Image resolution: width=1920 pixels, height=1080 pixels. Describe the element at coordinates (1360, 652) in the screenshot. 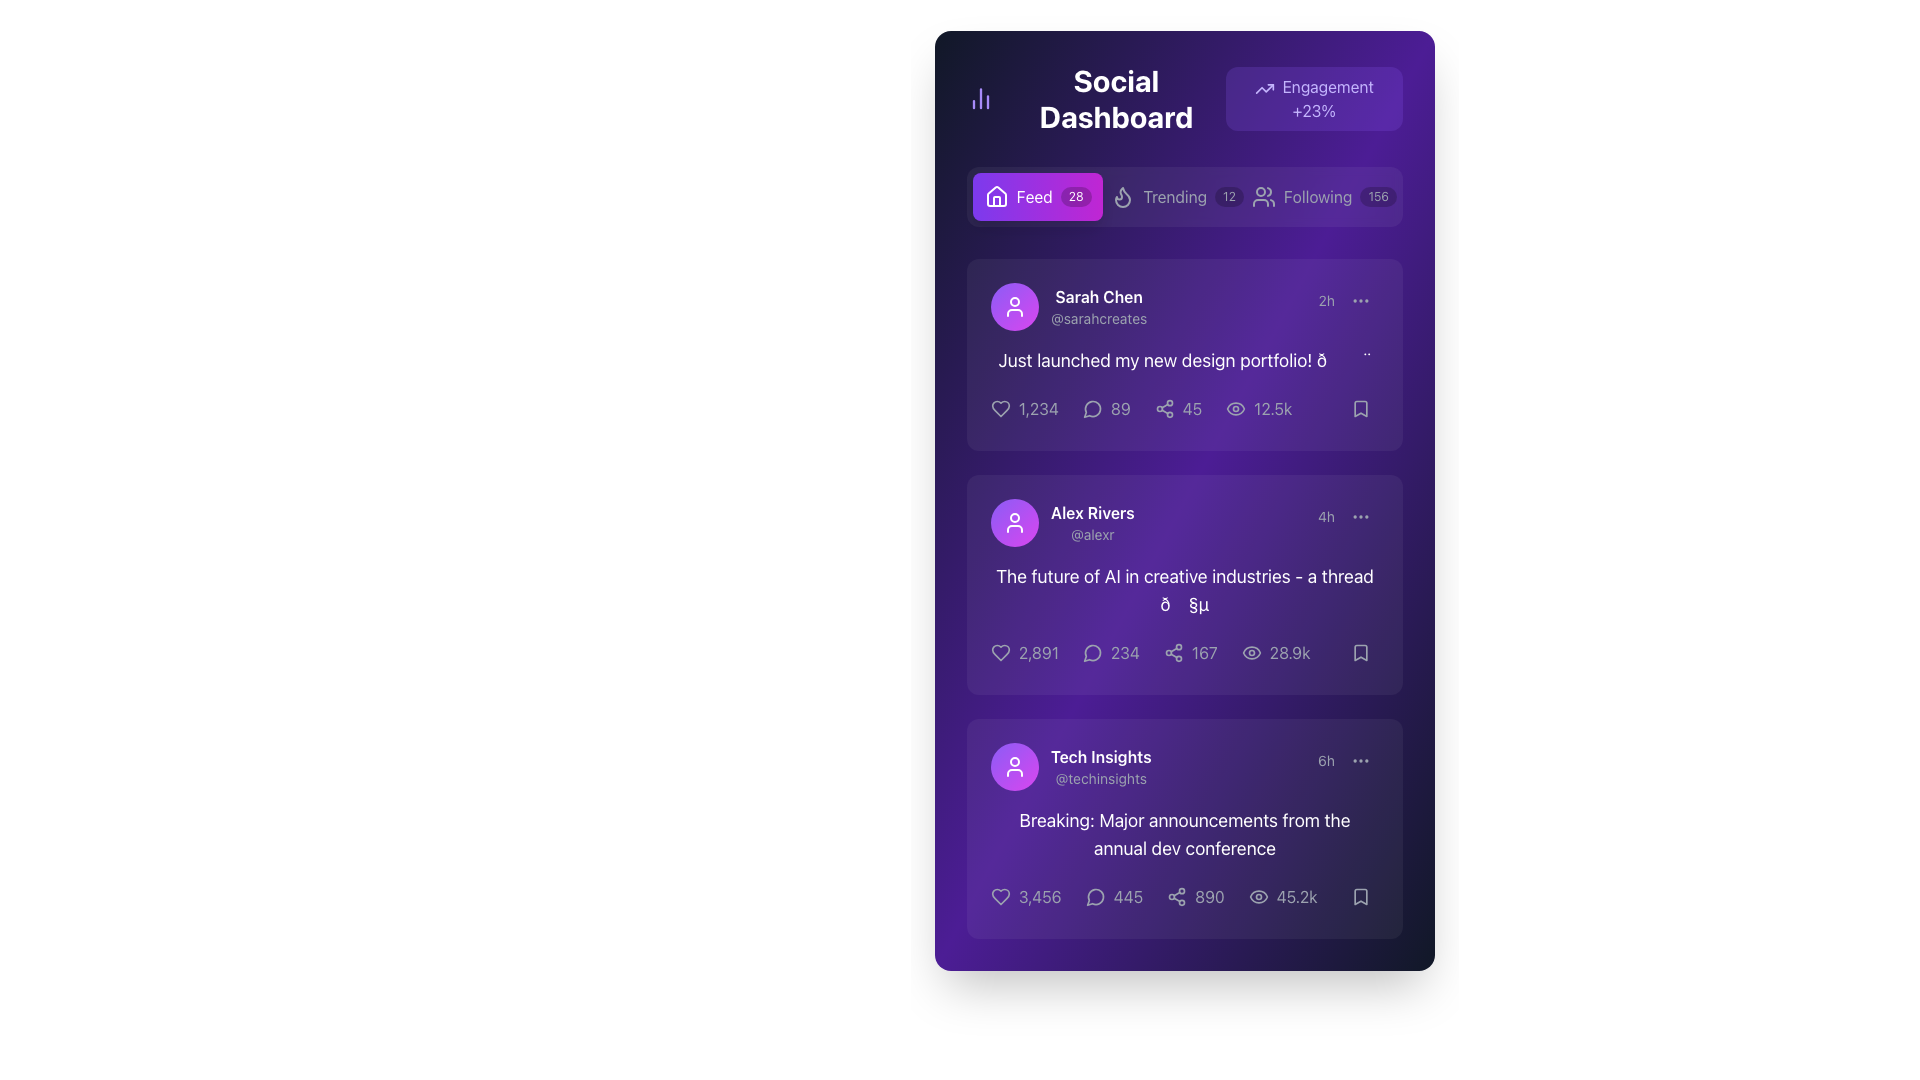

I see `the bookmark icon located in the bottom-right section of the post card titled 'Alex Rivers' to bookmark the post` at that location.